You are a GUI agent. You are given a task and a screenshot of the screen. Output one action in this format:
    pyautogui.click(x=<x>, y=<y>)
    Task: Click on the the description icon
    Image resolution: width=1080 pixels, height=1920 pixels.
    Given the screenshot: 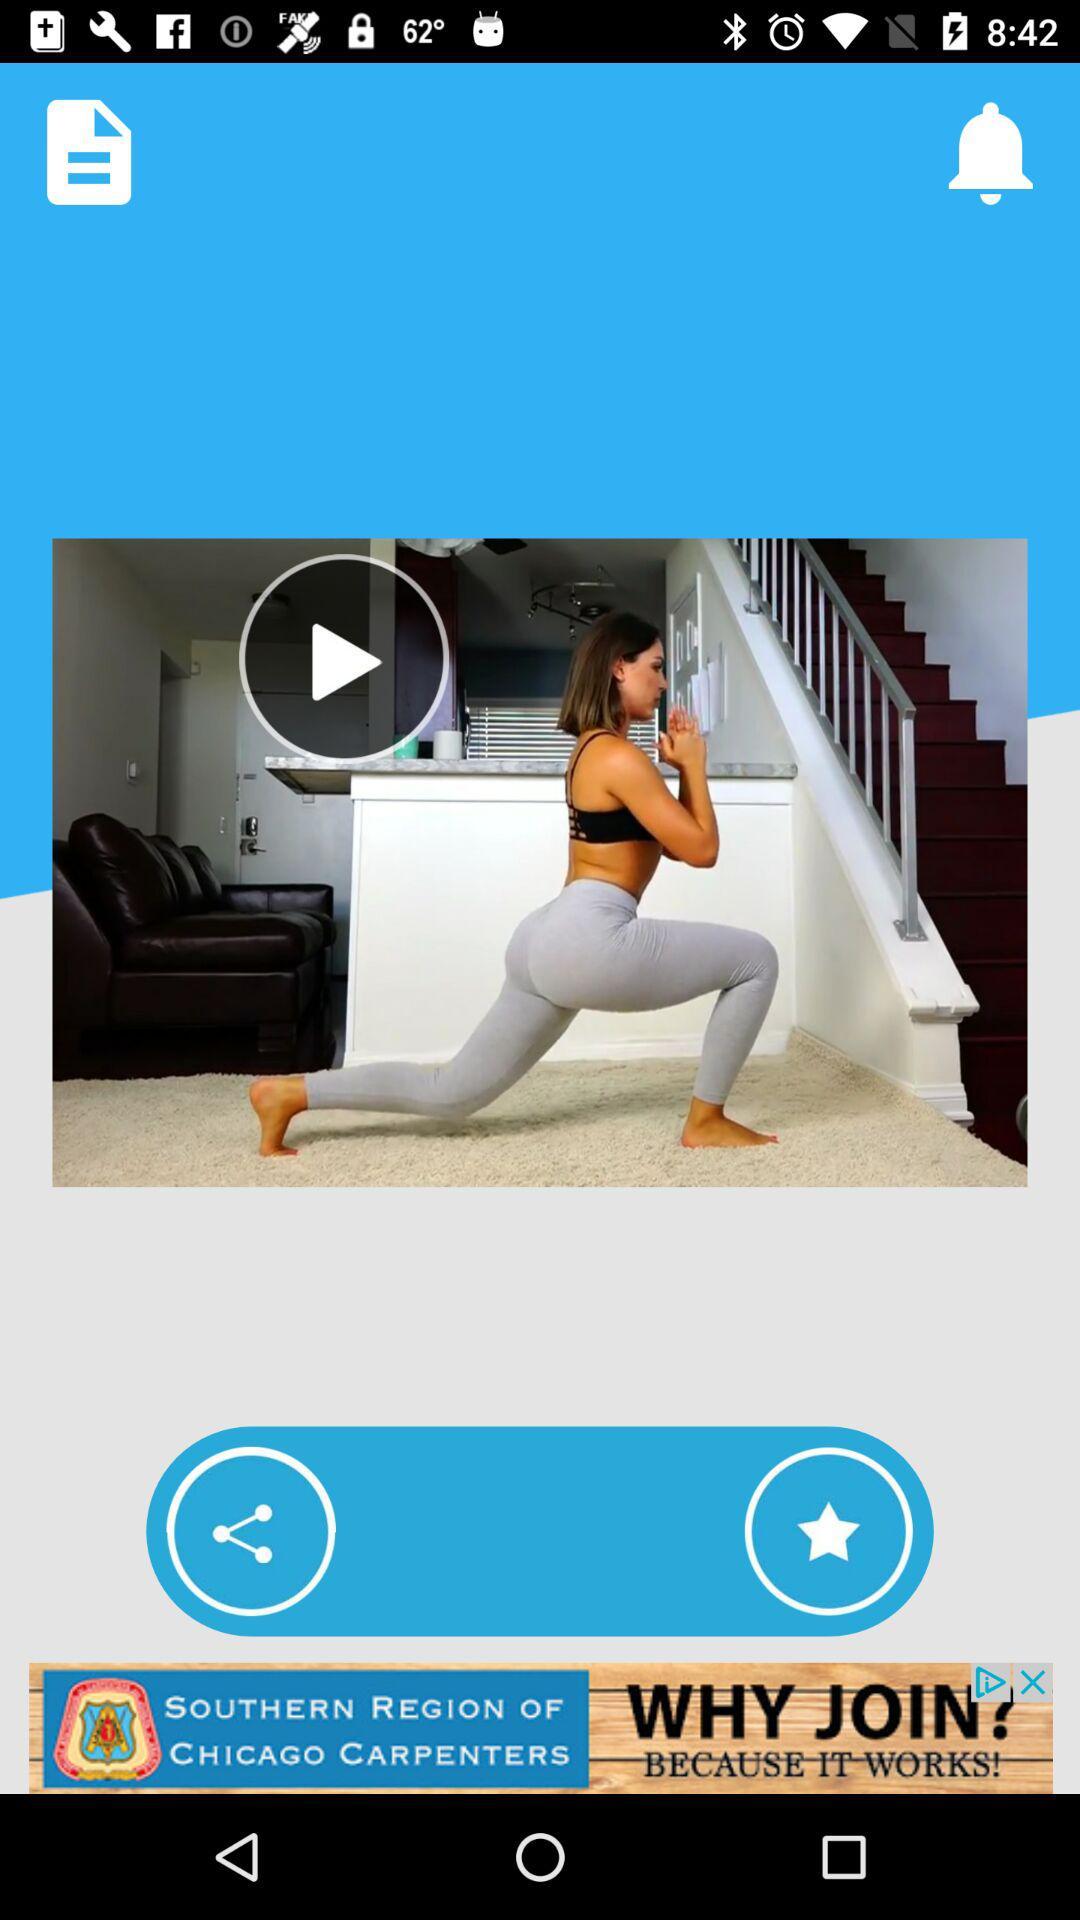 What is the action you would take?
    pyautogui.click(x=88, y=151)
    